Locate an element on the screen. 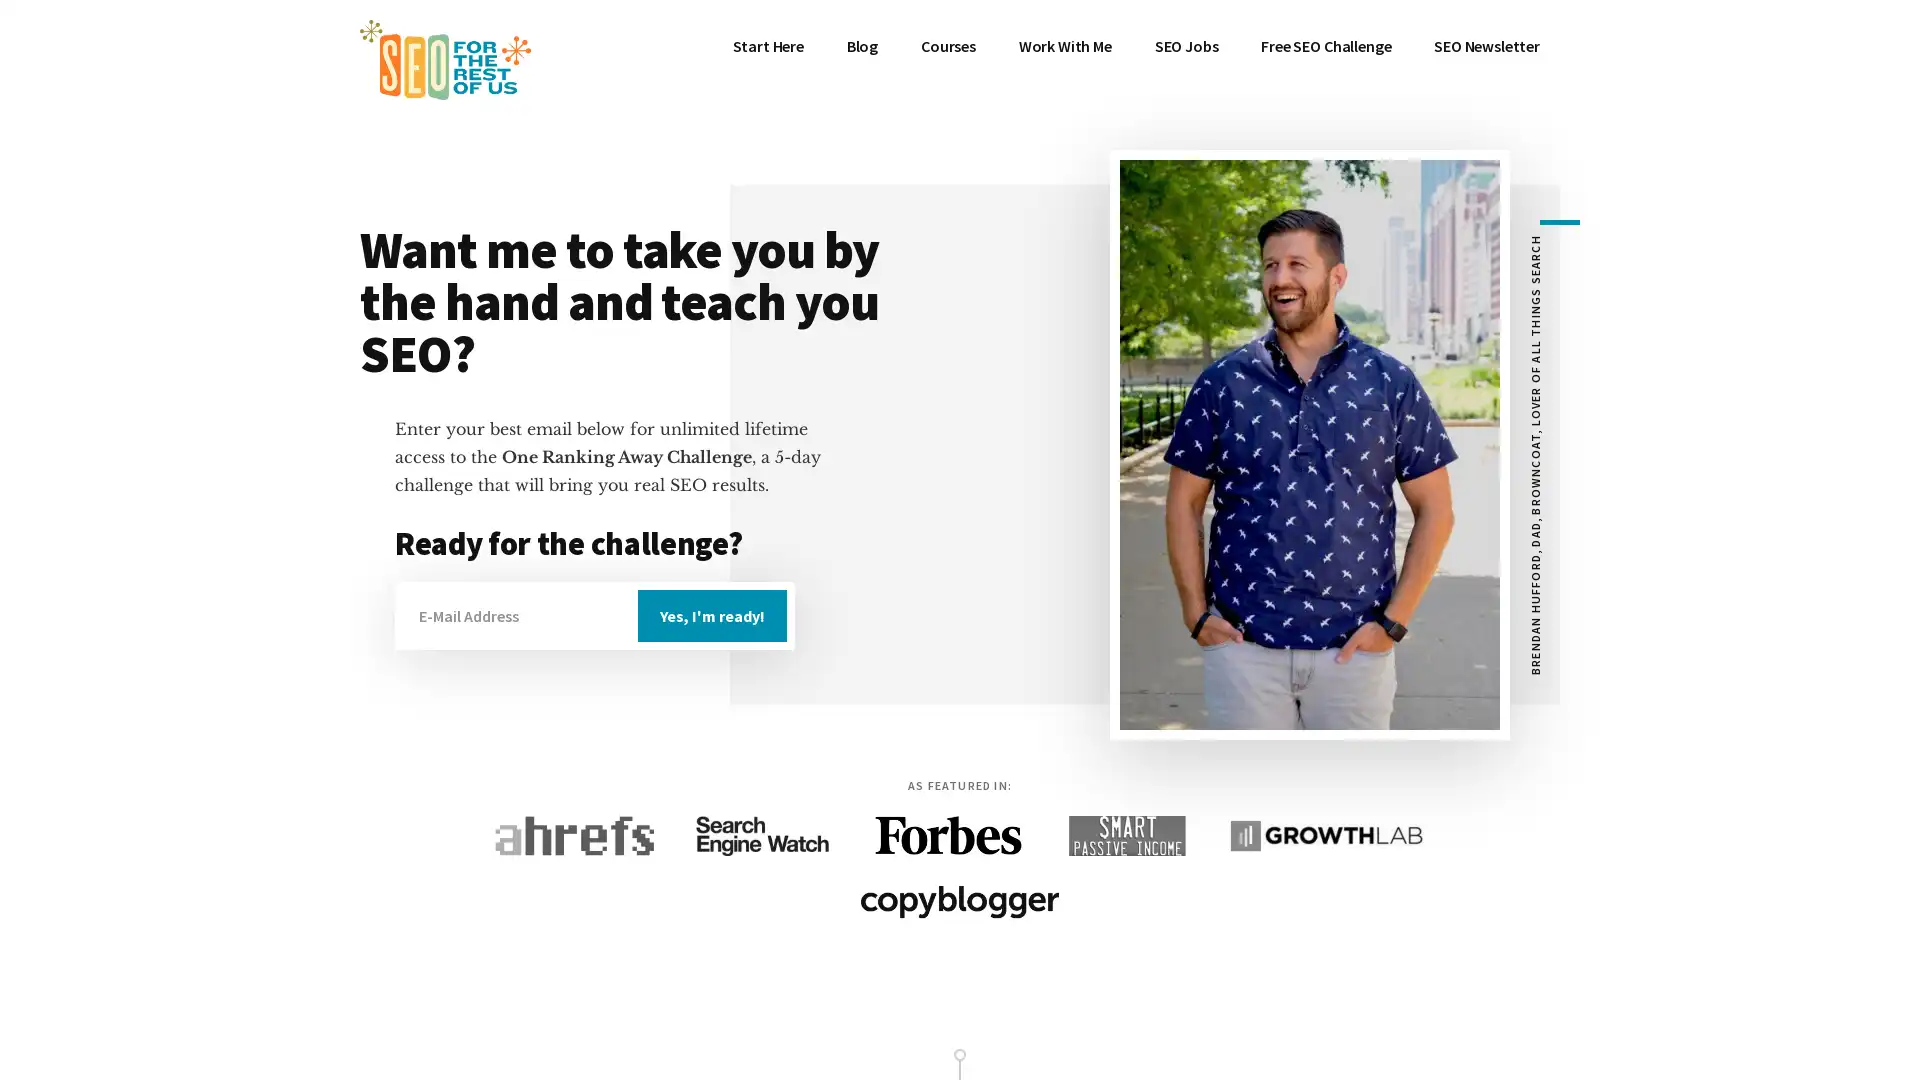  Yes, I'm ready! is located at coordinates (712, 615).